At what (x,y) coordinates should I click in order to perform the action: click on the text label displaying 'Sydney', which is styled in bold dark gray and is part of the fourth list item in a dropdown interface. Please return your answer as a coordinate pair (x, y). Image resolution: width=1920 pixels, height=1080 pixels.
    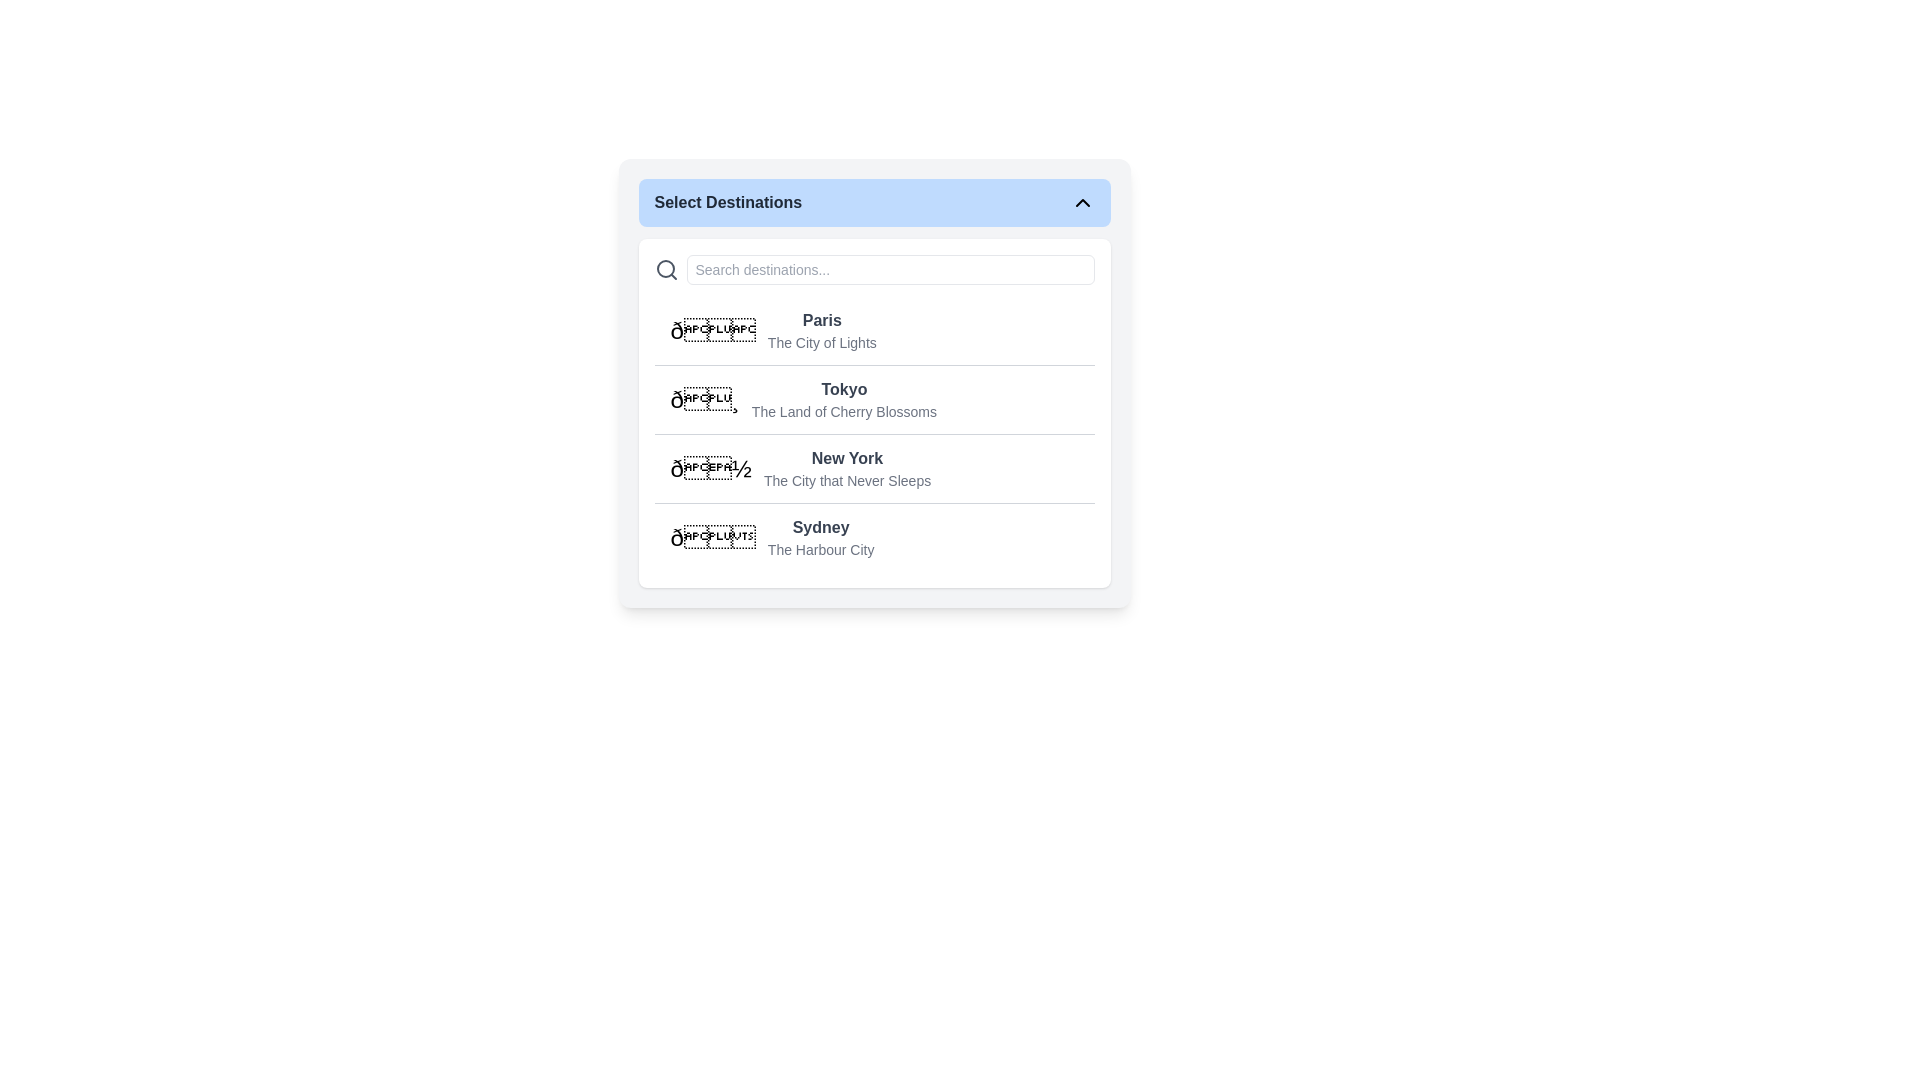
    Looking at the image, I should click on (821, 527).